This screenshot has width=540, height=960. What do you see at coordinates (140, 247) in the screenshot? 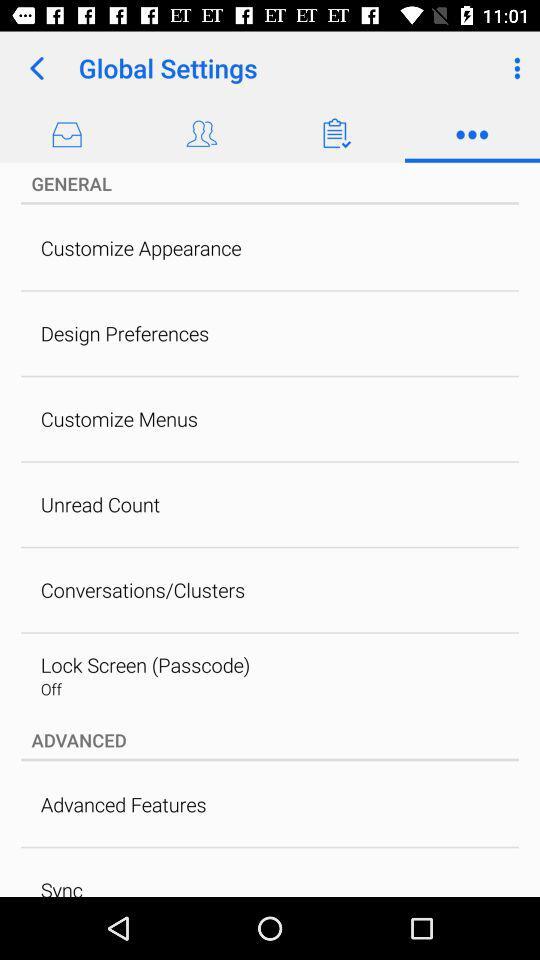
I see `the customize appearance item` at bounding box center [140, 247].